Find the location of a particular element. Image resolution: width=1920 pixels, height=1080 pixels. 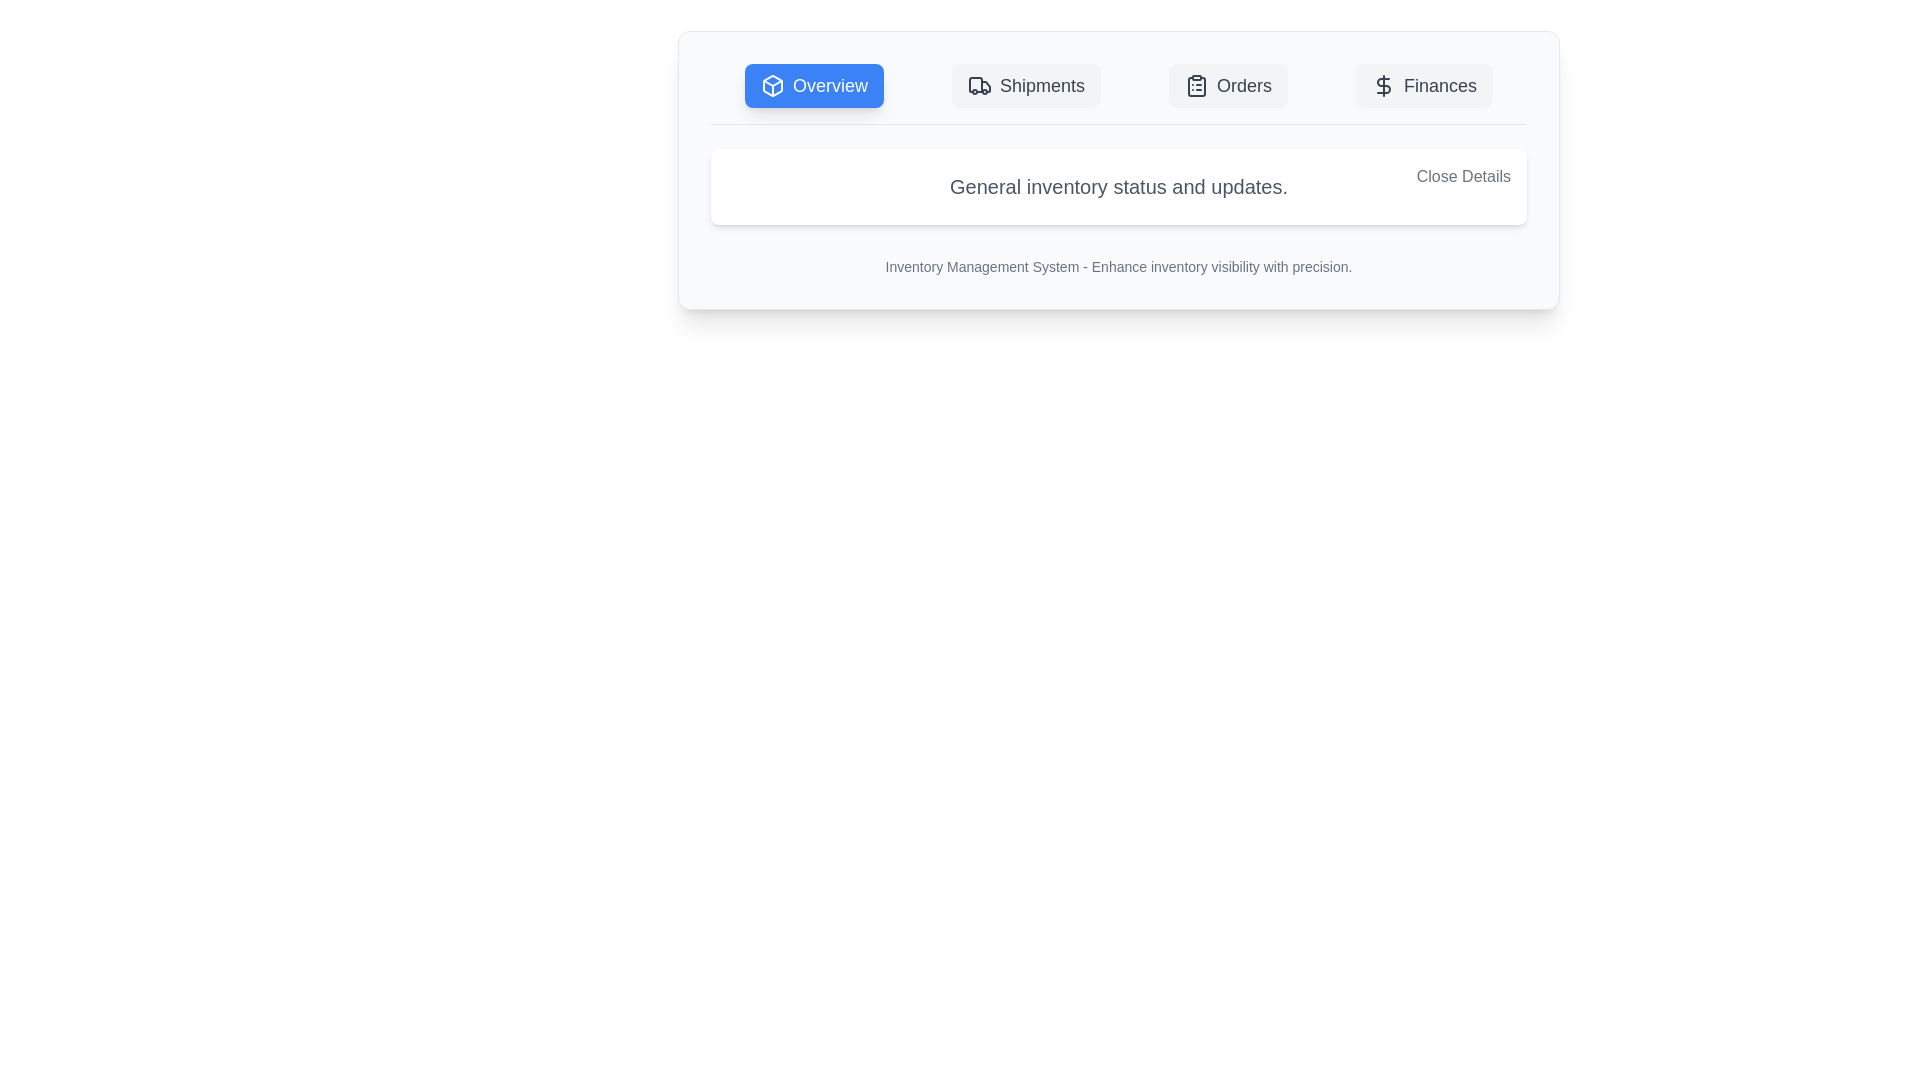

the tab Overview to observe the hover state effect is located at coordinates (814, 84).